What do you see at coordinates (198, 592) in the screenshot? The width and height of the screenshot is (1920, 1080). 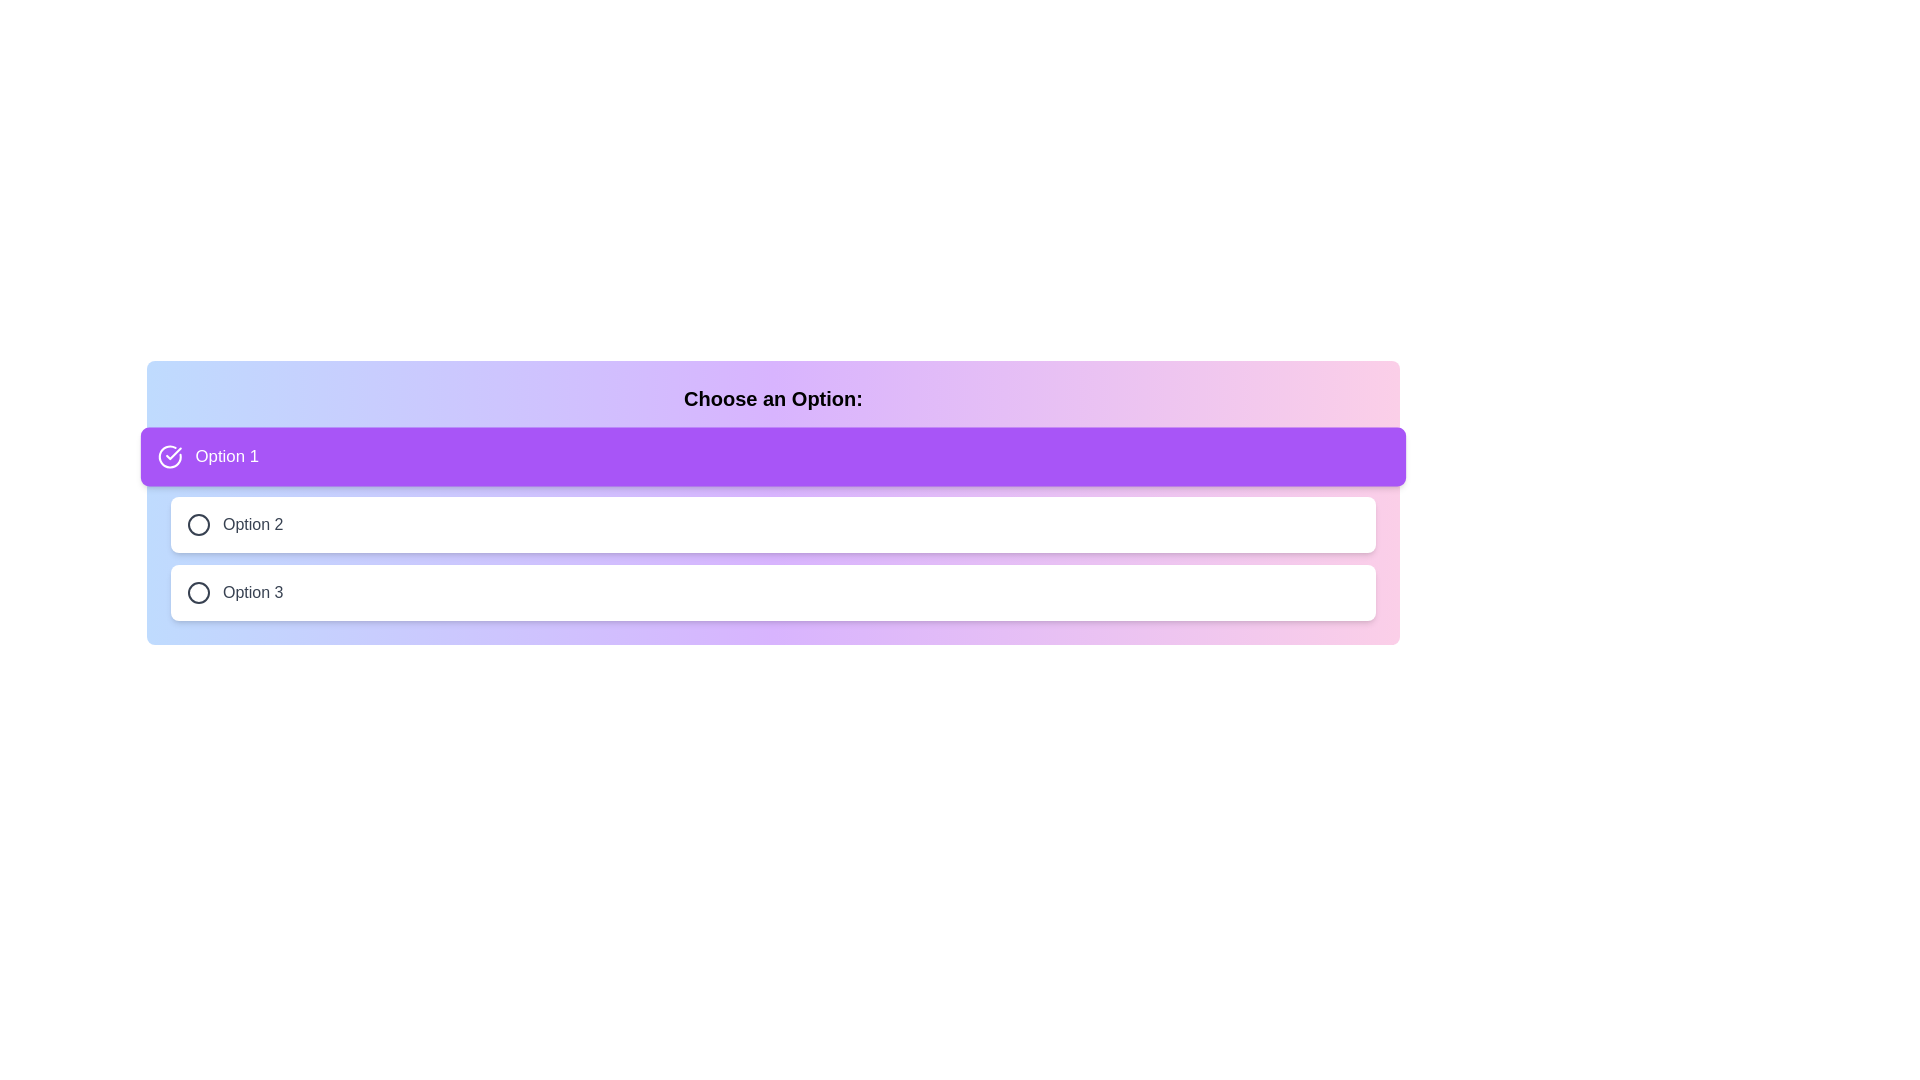 I see `the circular icon with a hollow center located to the left of the 'Option 3' text in the third row of the list` at bounding box center [198, 592].